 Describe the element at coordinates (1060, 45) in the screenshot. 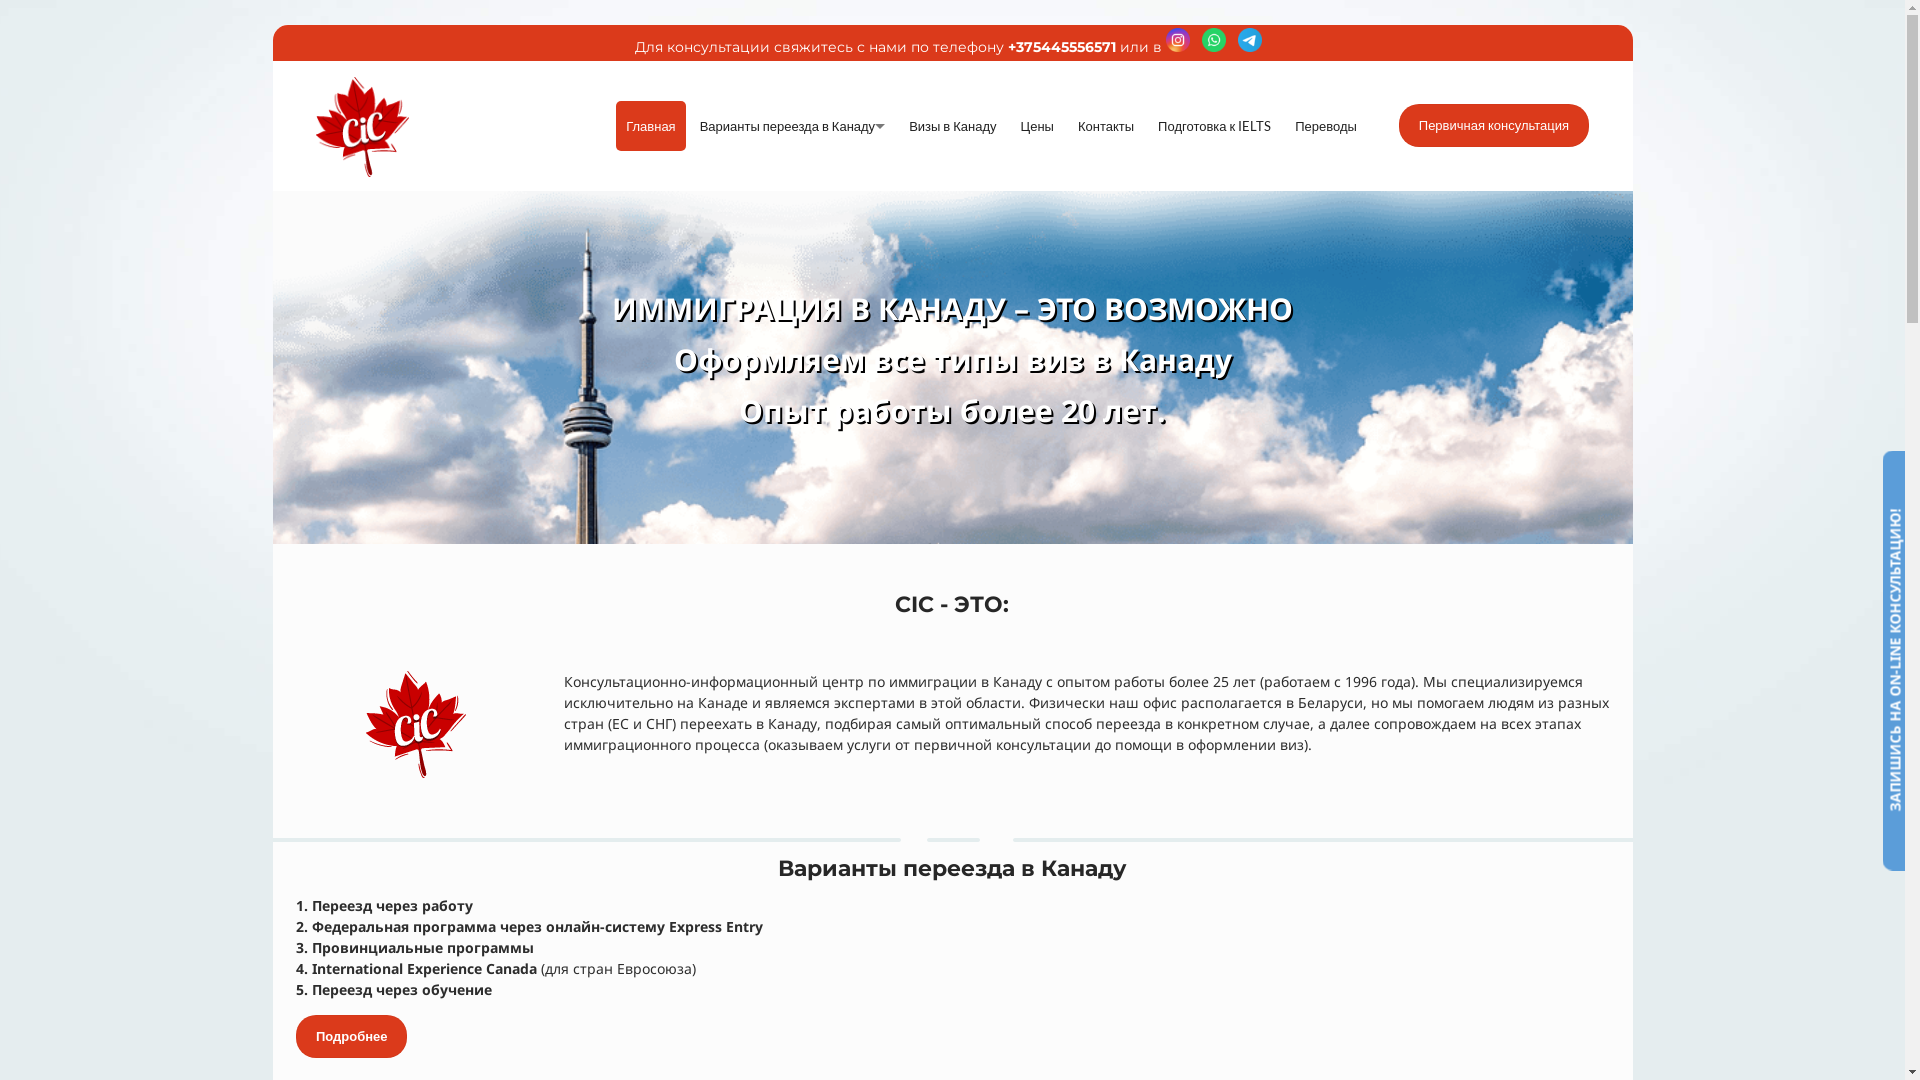

I see `'+375445556571'` at that location.